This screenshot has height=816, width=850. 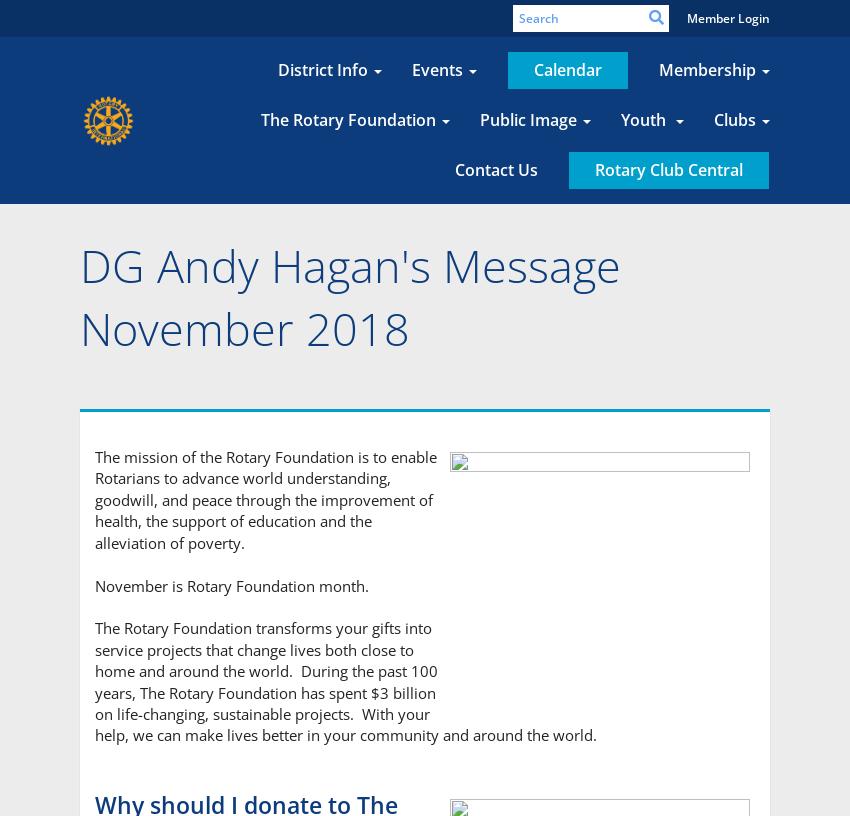 What do you see at coordinates (234, 584) in the screenshot?
I see `'November is Rotary Foundation month.'` at bounding box center [234, 584].